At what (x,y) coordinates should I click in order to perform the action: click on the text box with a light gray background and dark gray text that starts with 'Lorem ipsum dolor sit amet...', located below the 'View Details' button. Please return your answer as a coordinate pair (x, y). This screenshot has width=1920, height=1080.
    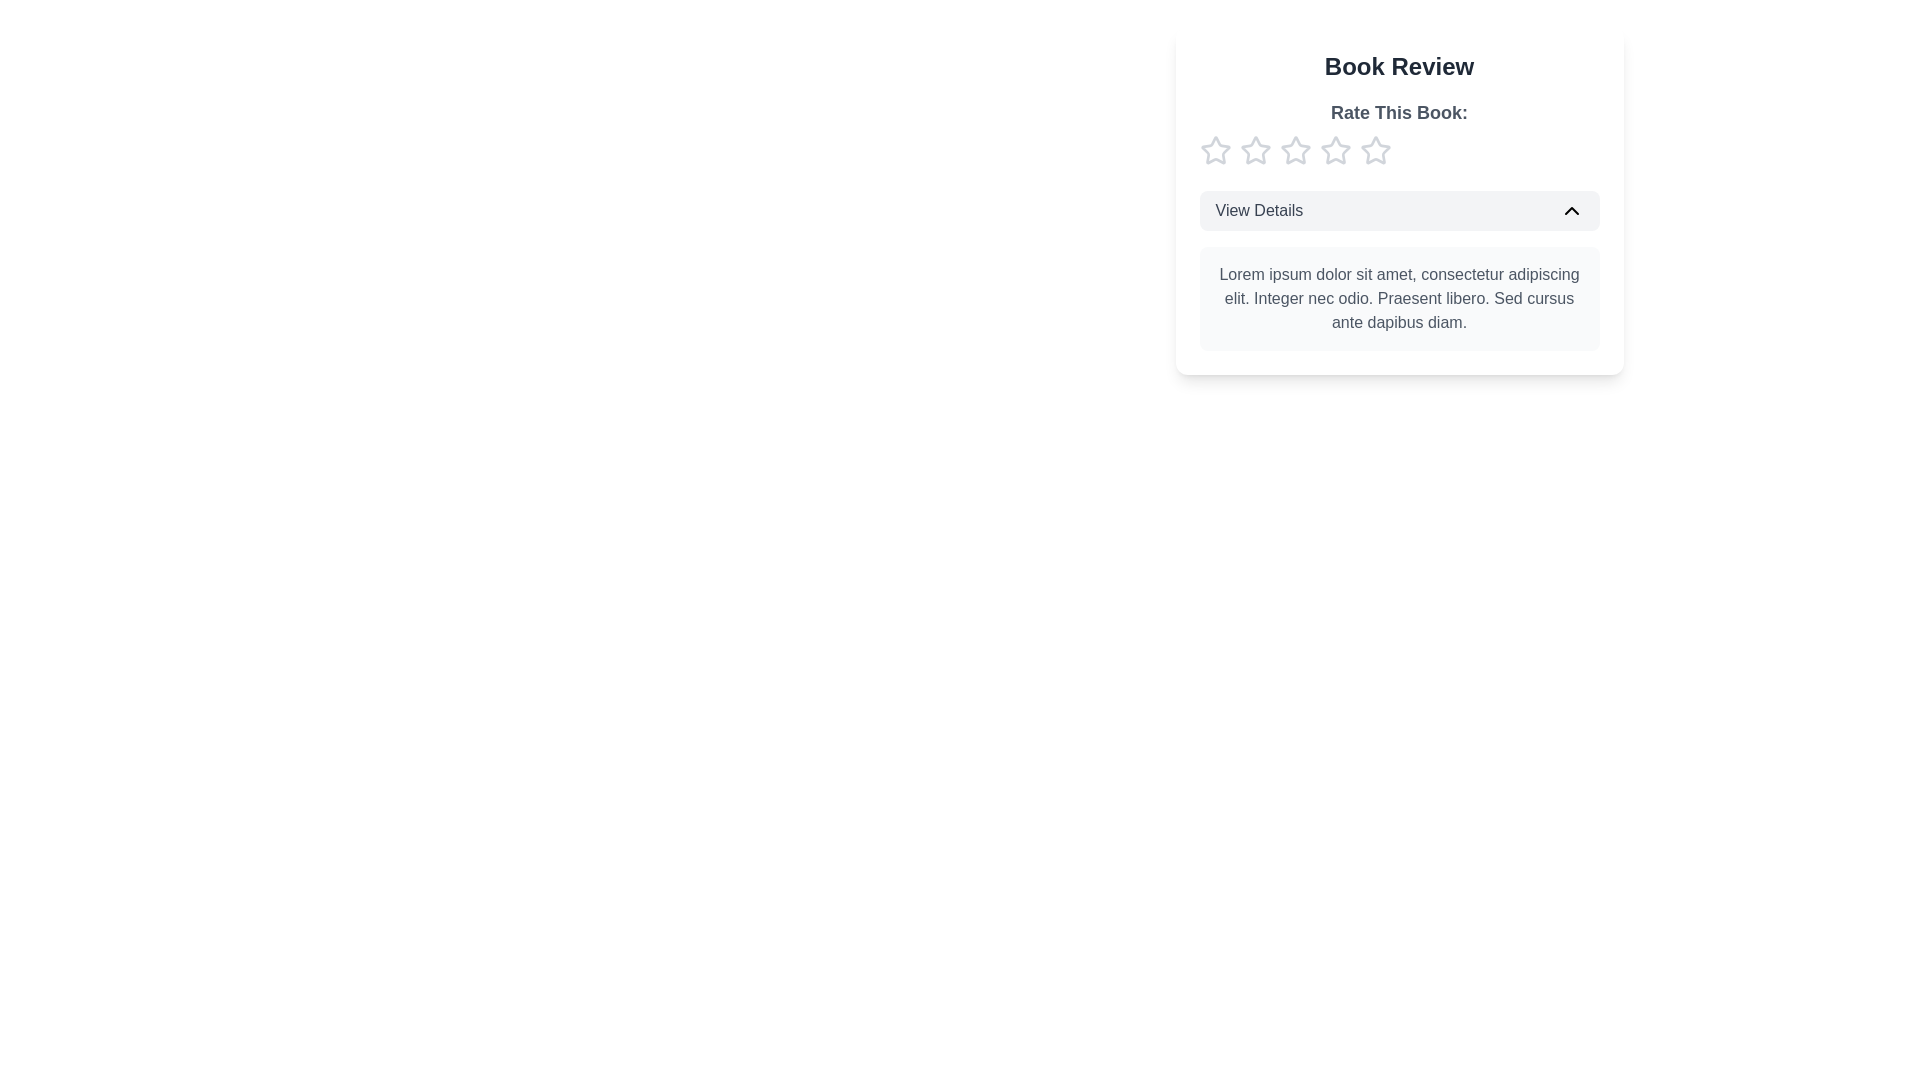
    Looking at the image, I should click on (1398, 299).